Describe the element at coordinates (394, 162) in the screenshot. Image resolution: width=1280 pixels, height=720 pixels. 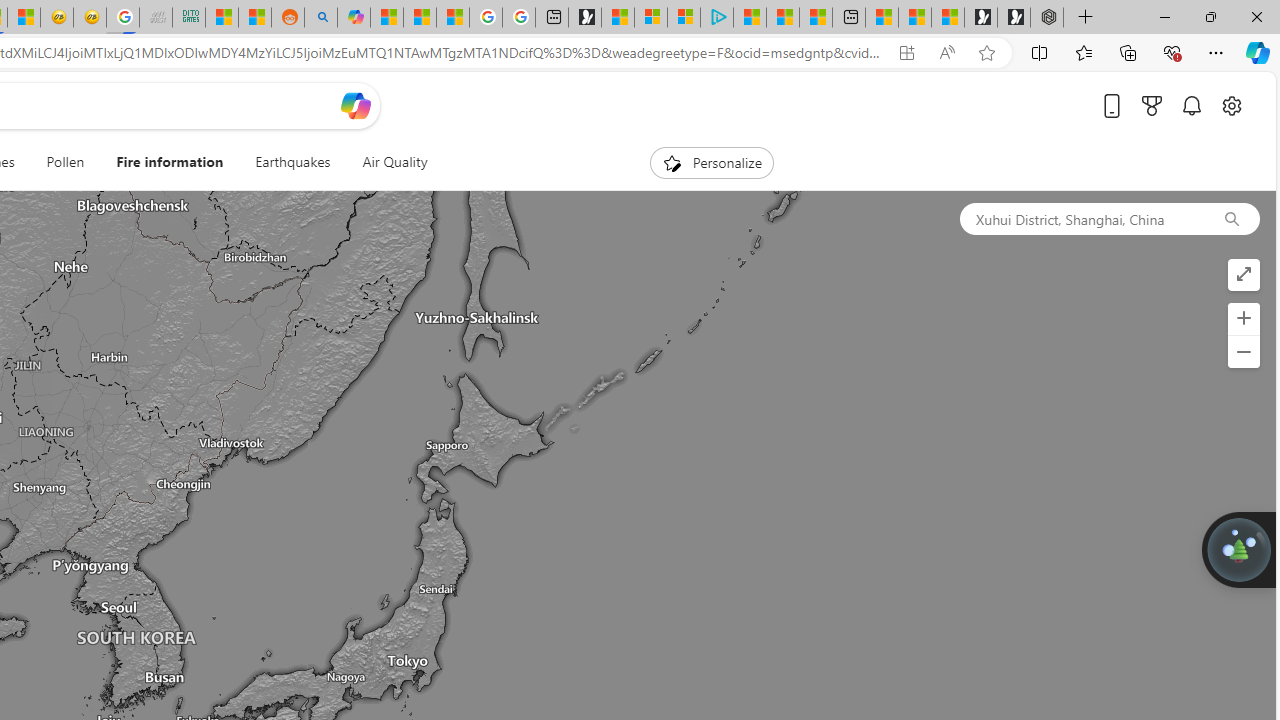
I see `'Air Quality'` at that location.